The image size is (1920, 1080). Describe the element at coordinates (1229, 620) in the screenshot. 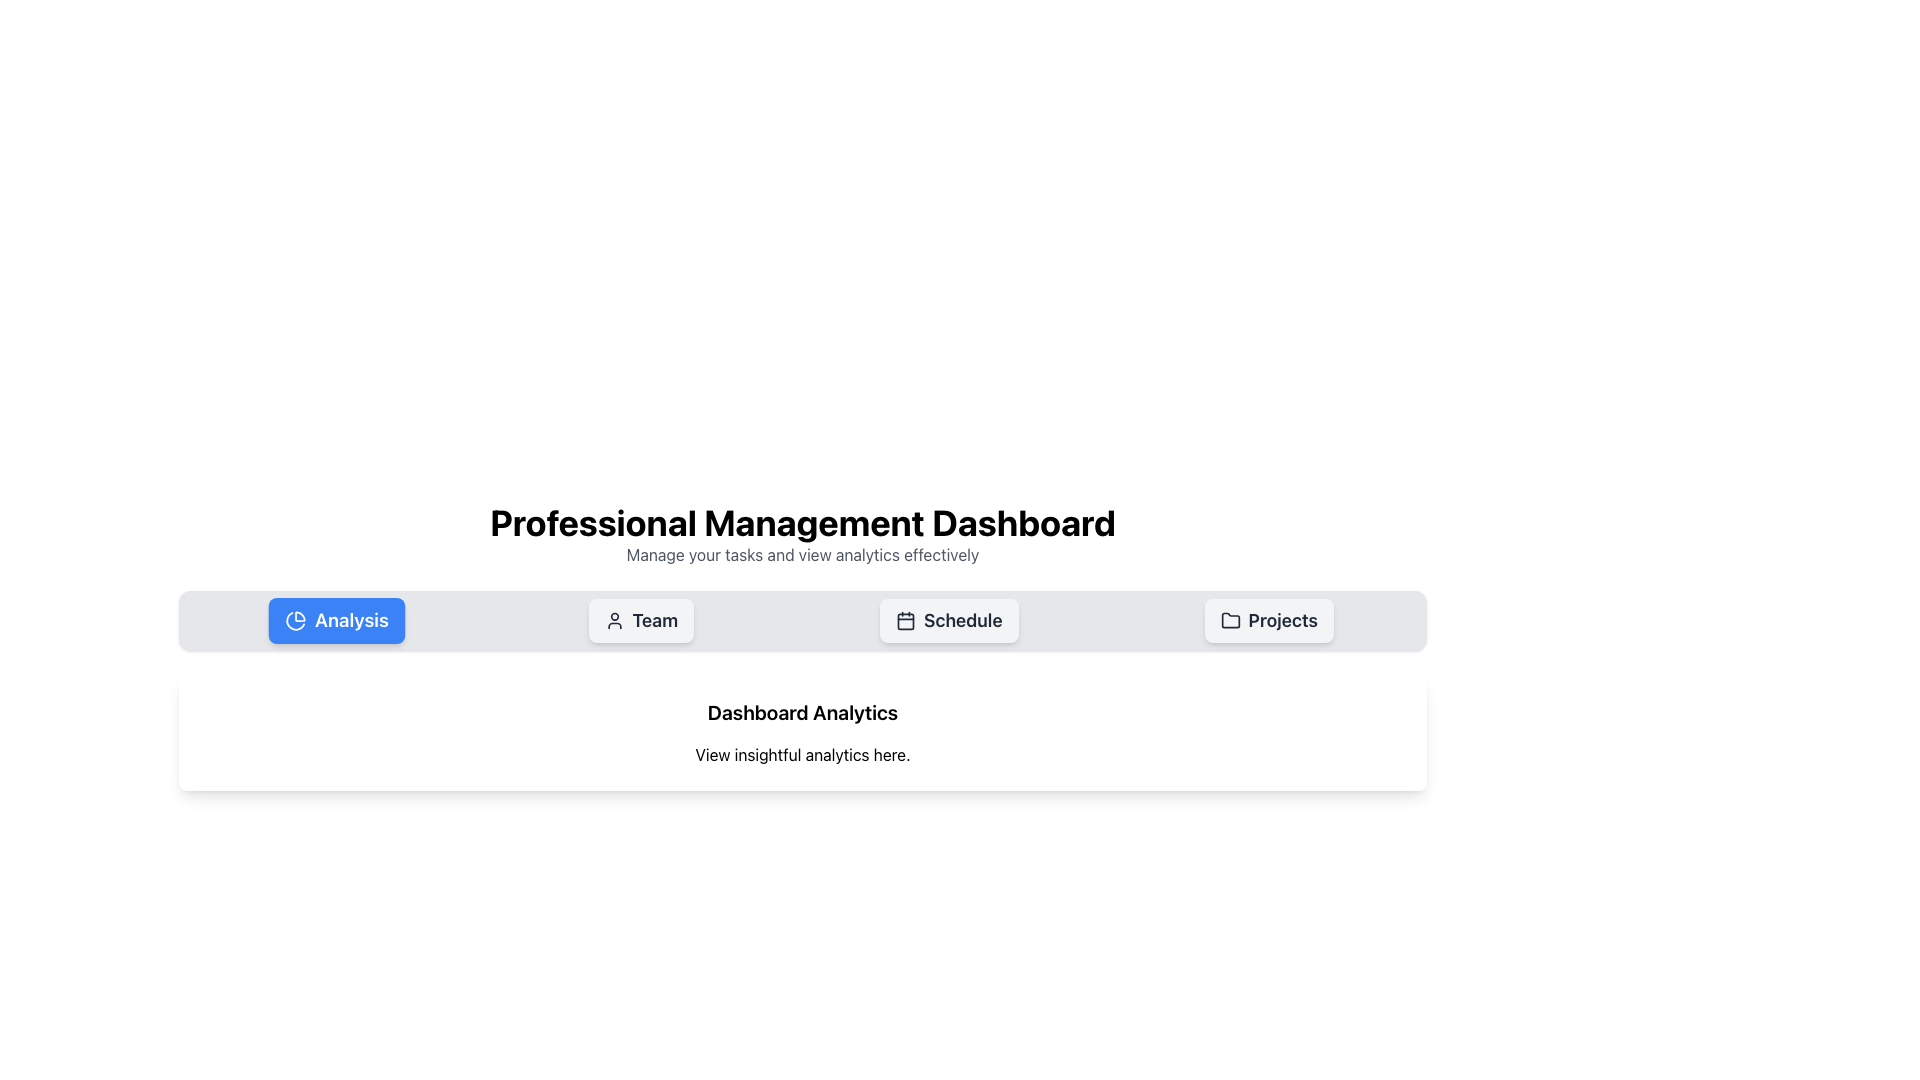

I see `the folder icon located to the left of the 'Projects' button in the top-right section of the navigation bar` at that location.